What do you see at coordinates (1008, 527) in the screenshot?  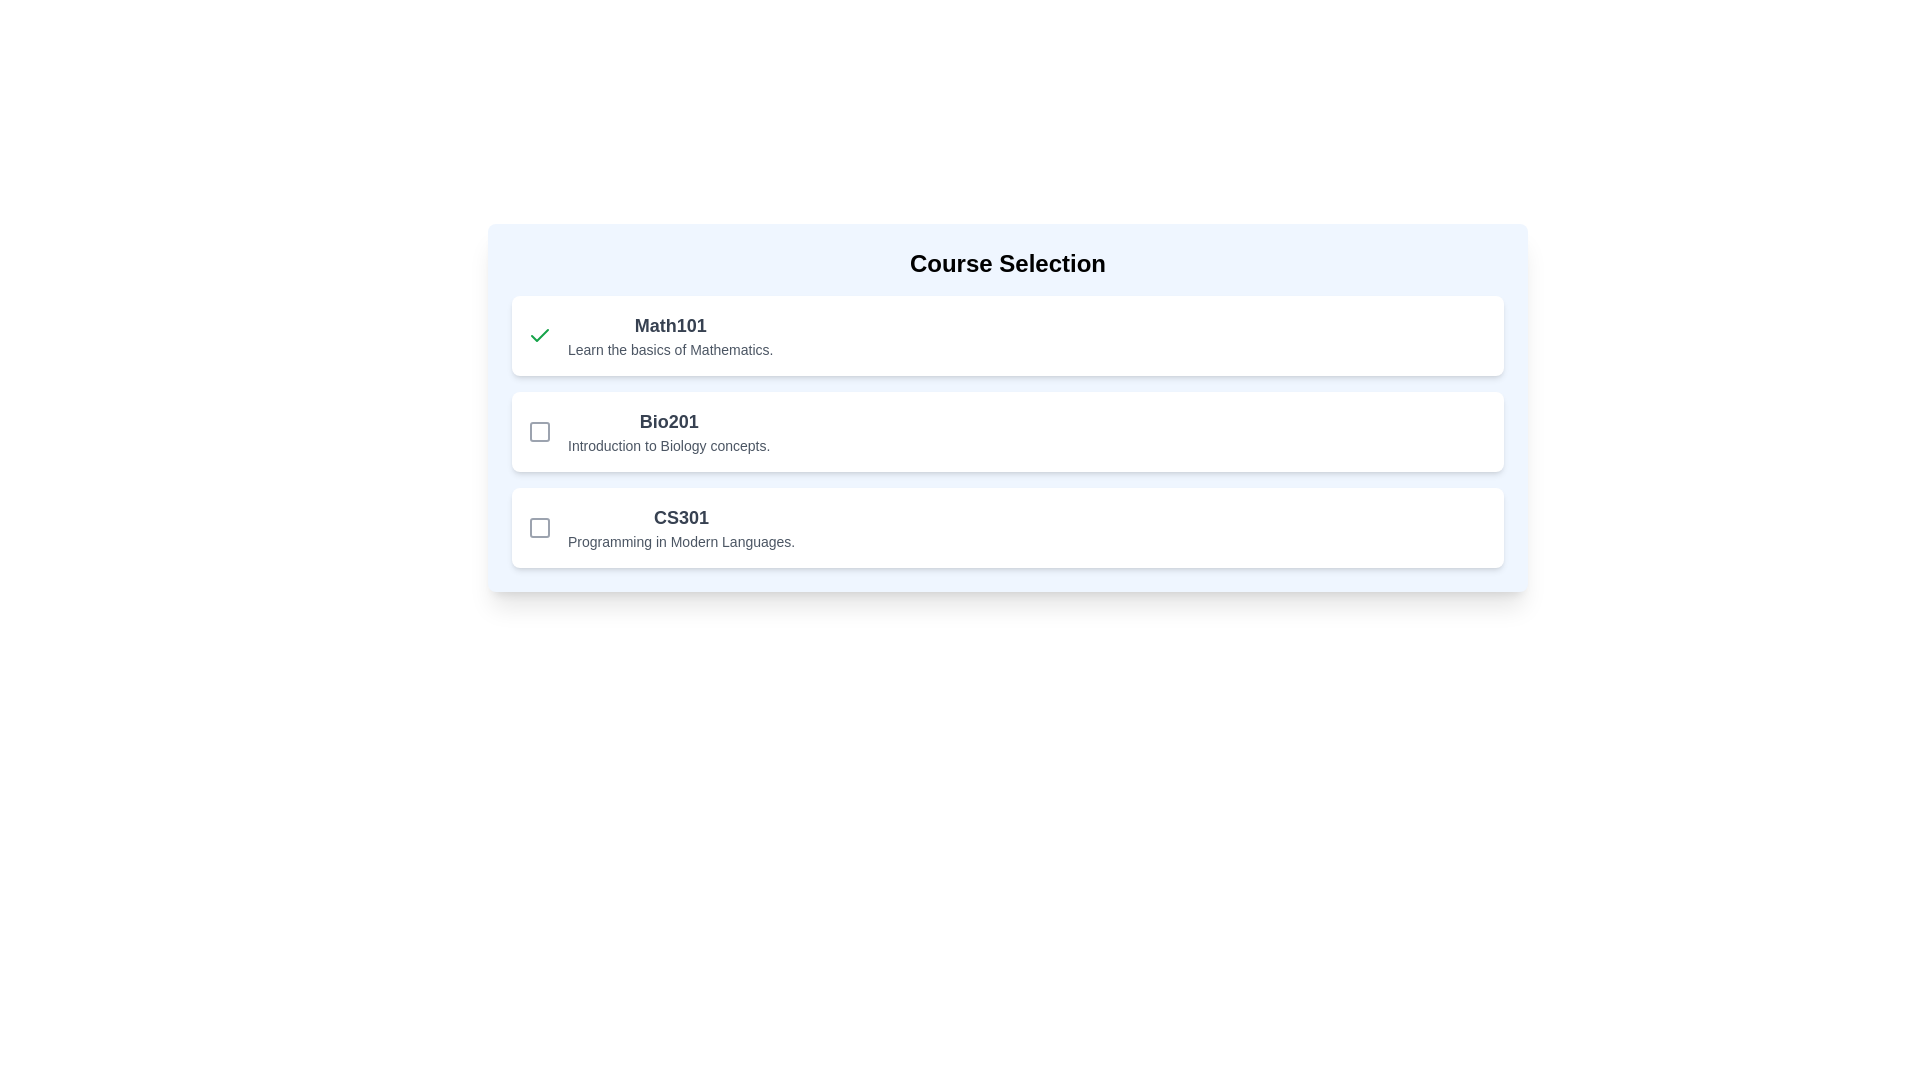 I see `the checkbox of the third selectable item in the course selection interface` at bounding box center [1008, 527].